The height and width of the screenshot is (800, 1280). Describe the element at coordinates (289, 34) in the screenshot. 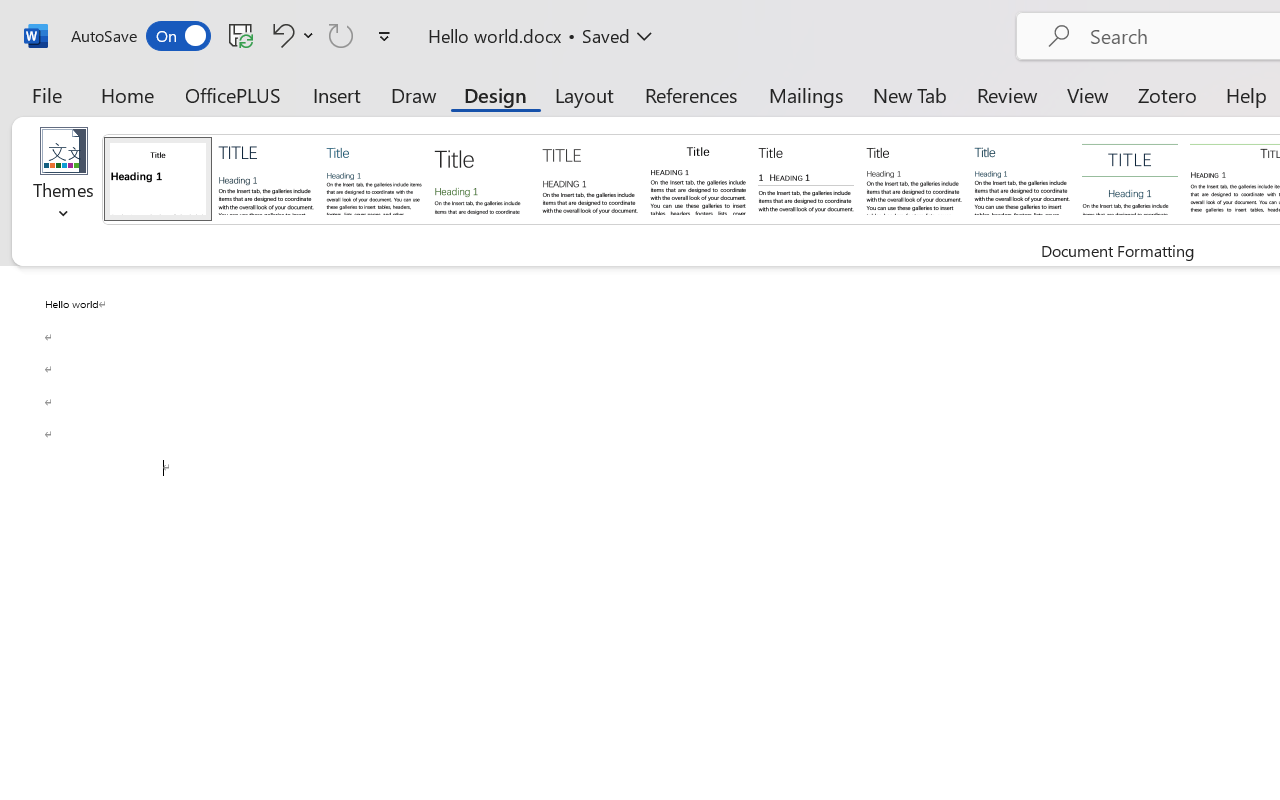

I see `'Undo Click and Type Formatting'` at that location.